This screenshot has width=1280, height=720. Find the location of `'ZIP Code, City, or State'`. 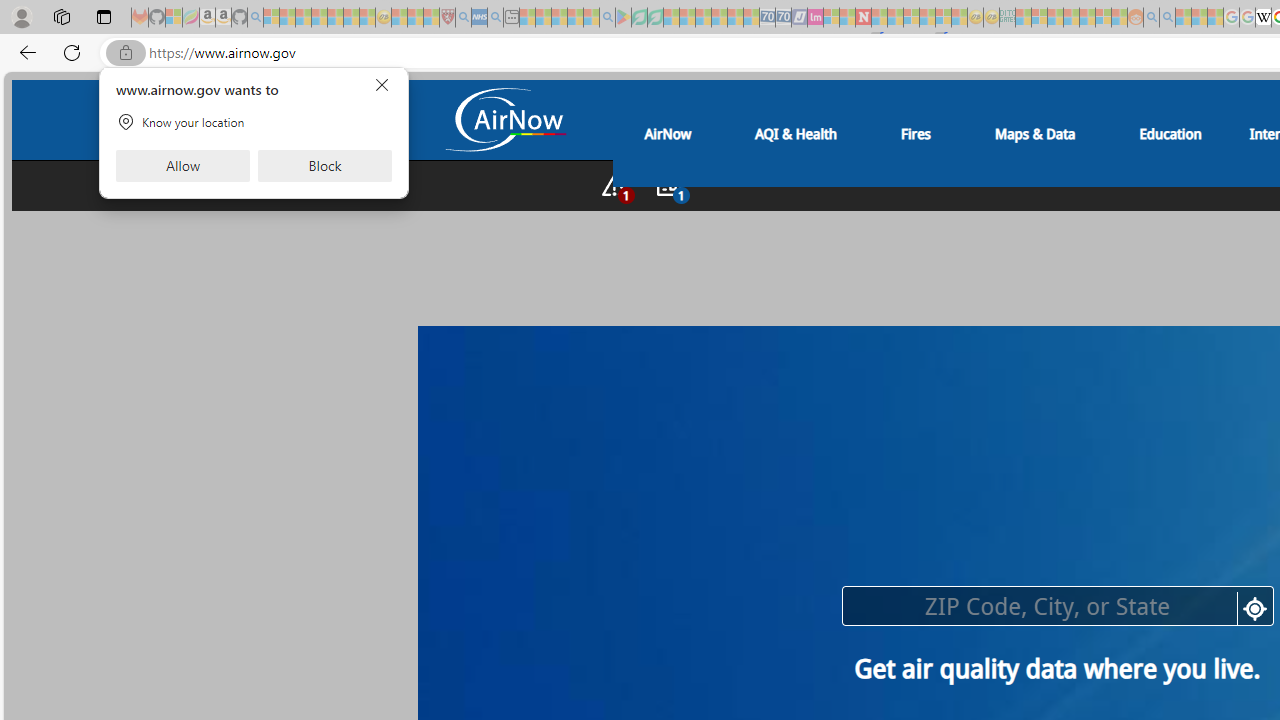

'ZIP Code, City, or State' is located at coordinates (1056, 604).